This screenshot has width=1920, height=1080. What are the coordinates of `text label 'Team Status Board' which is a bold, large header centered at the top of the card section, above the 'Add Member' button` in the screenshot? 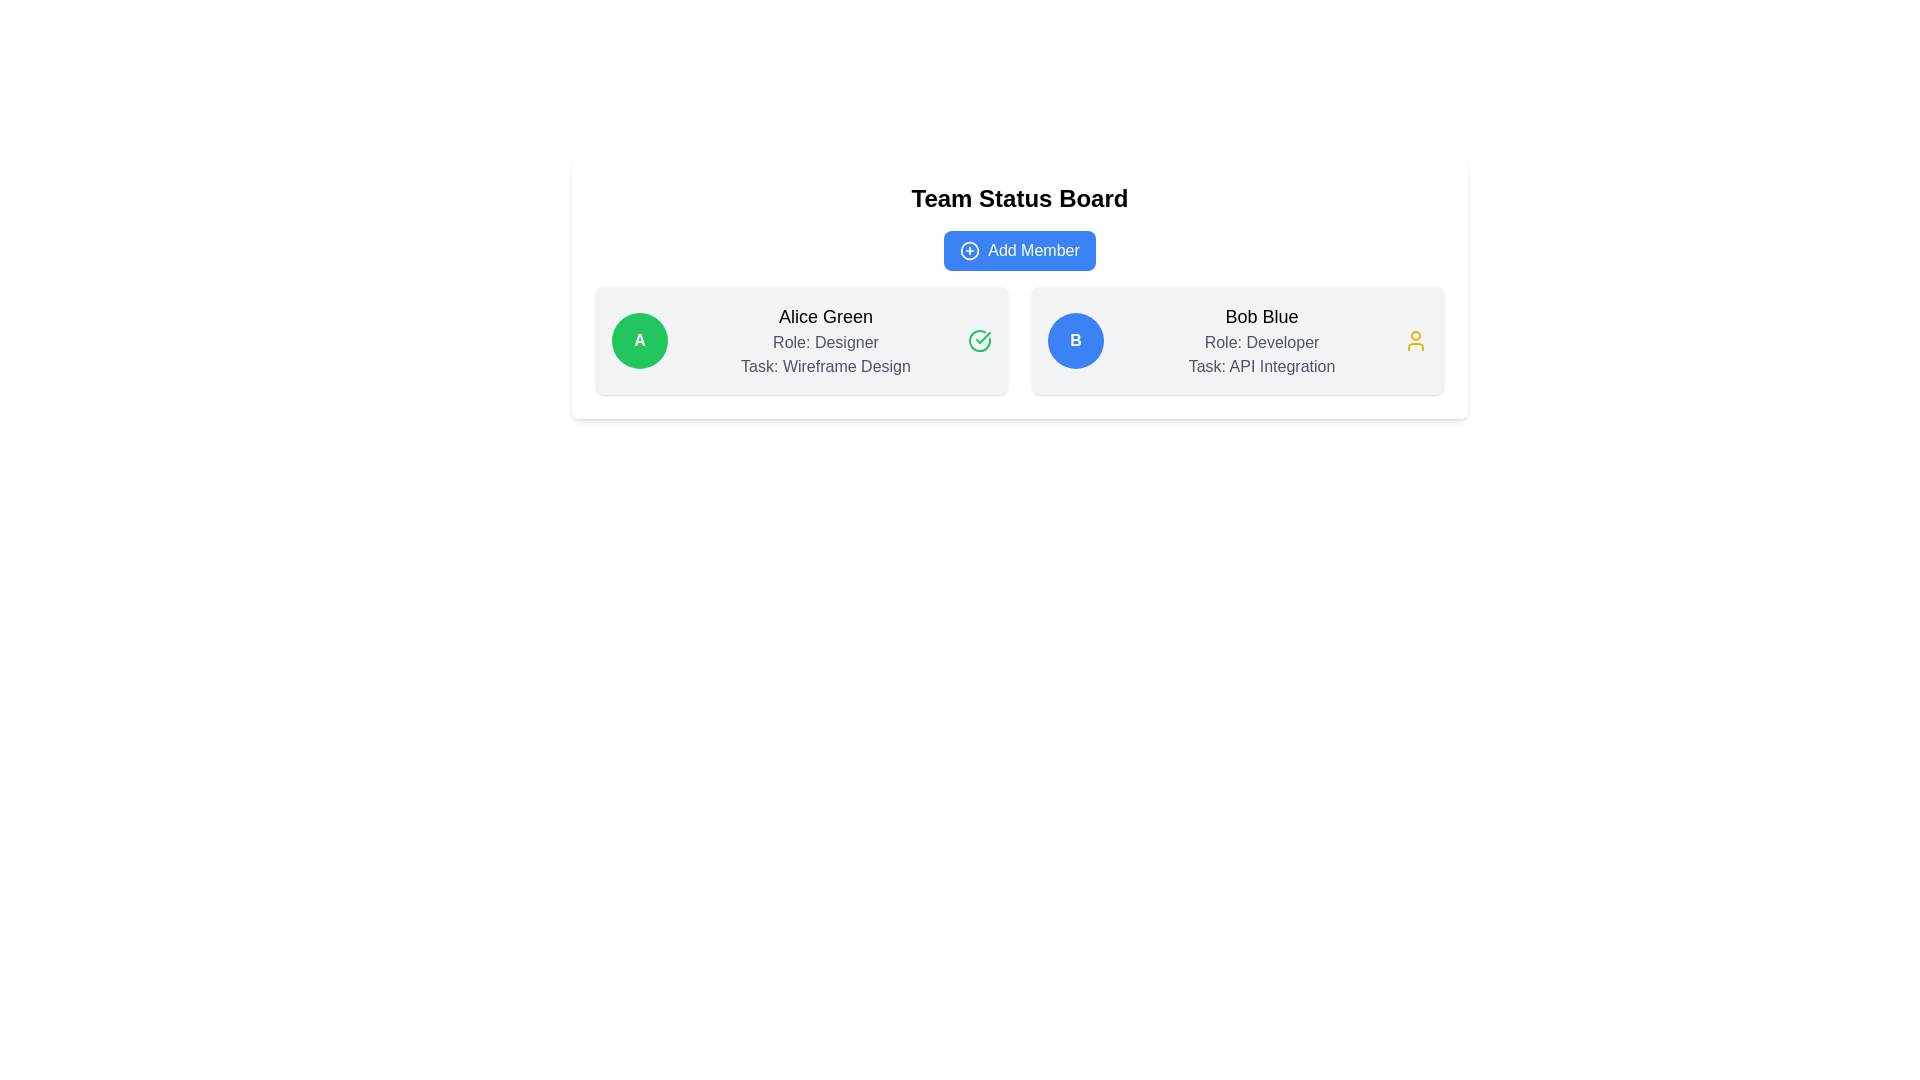 It's located at (1019, 199).